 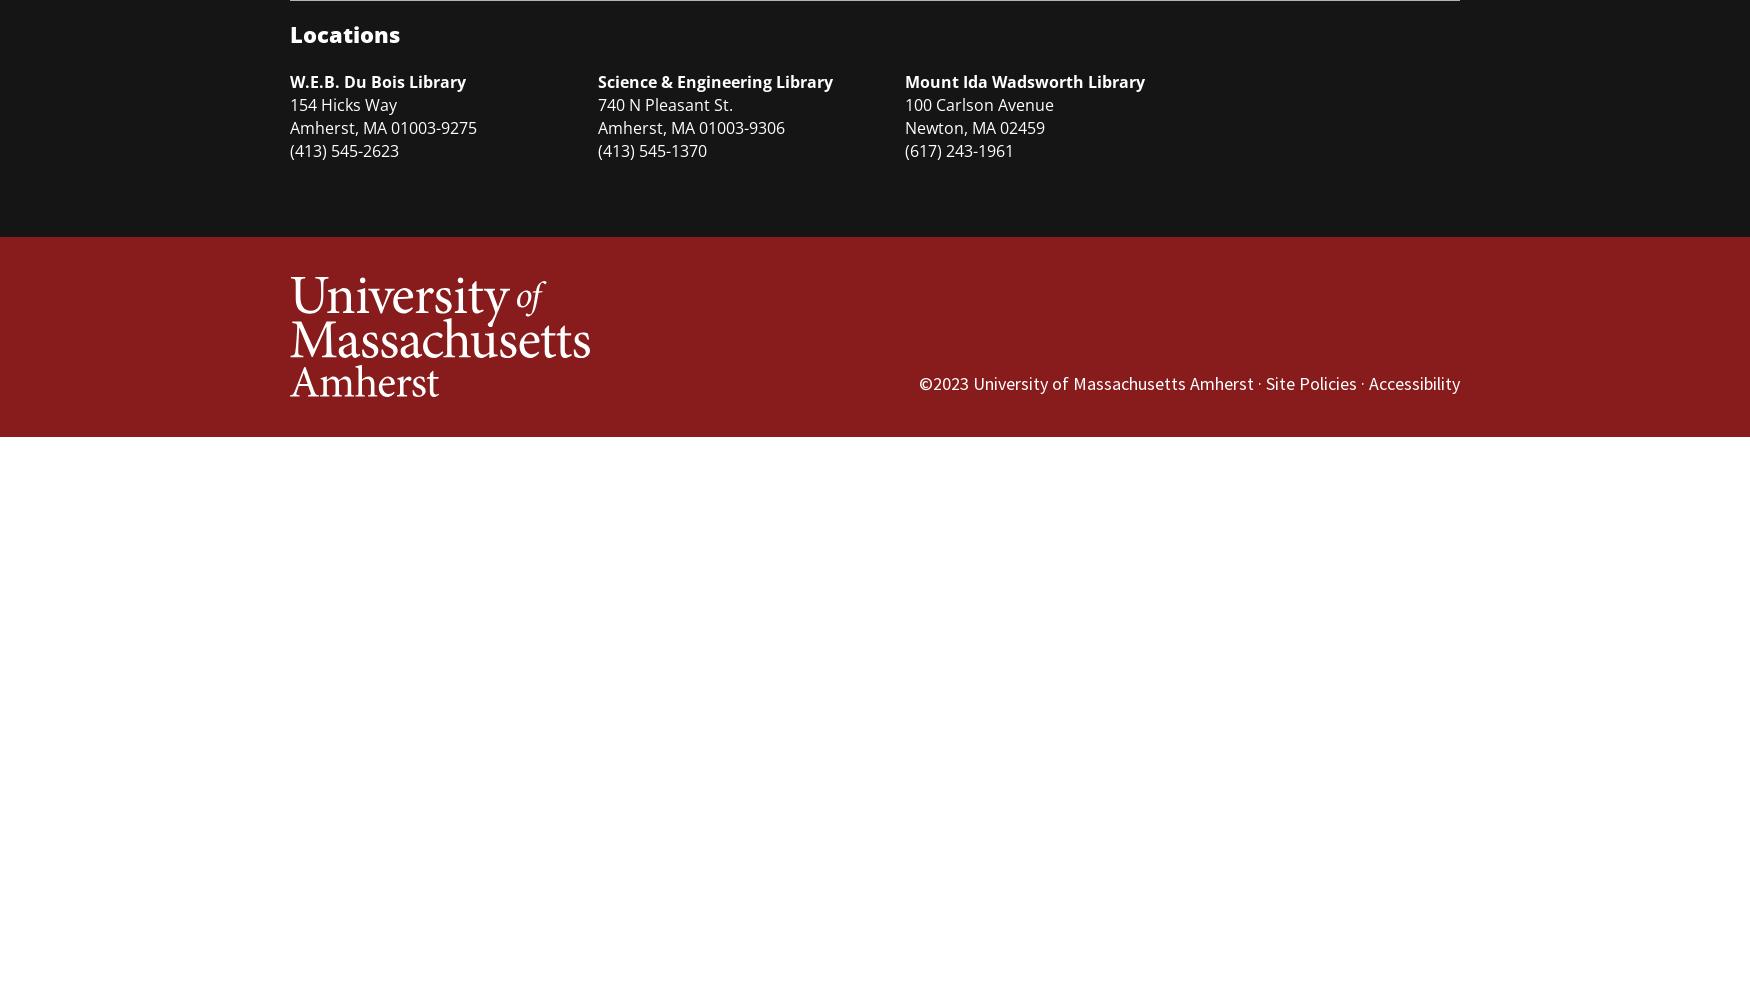 I want to click on '154 Hicks Way', so click(x=343, y=103).